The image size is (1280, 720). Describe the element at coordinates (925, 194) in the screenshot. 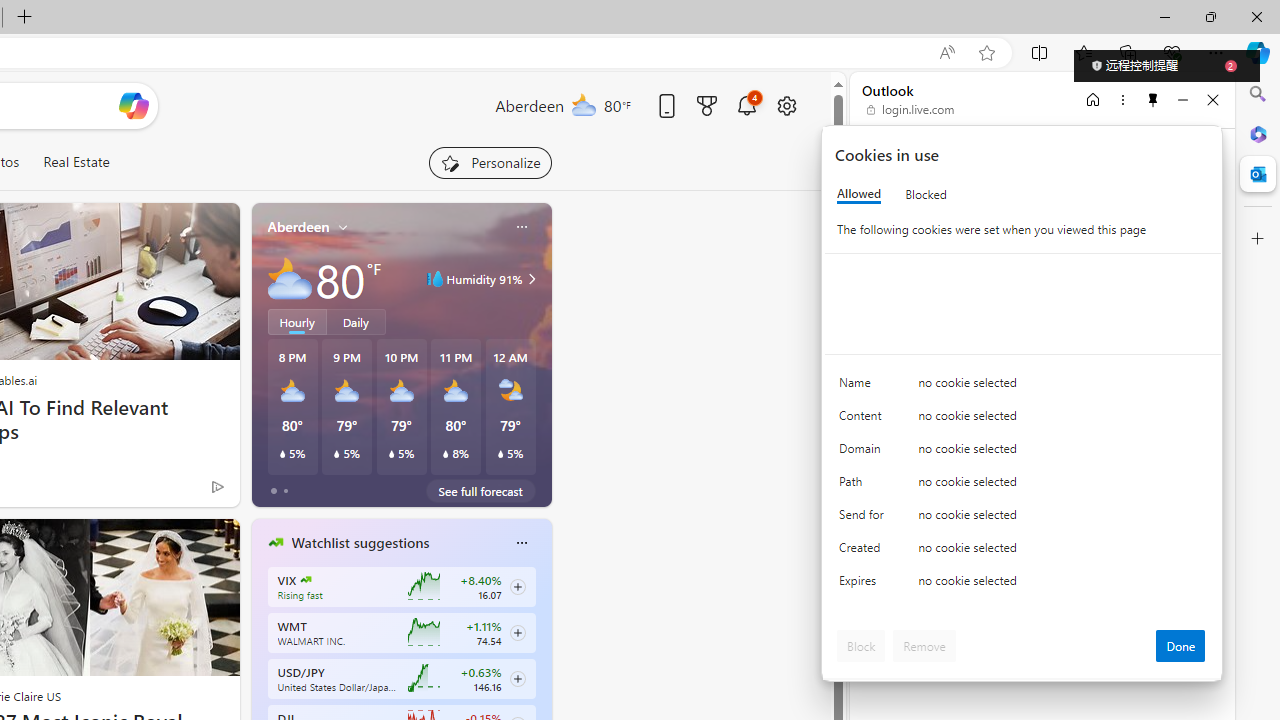

I see `'Blocked'` at that location.